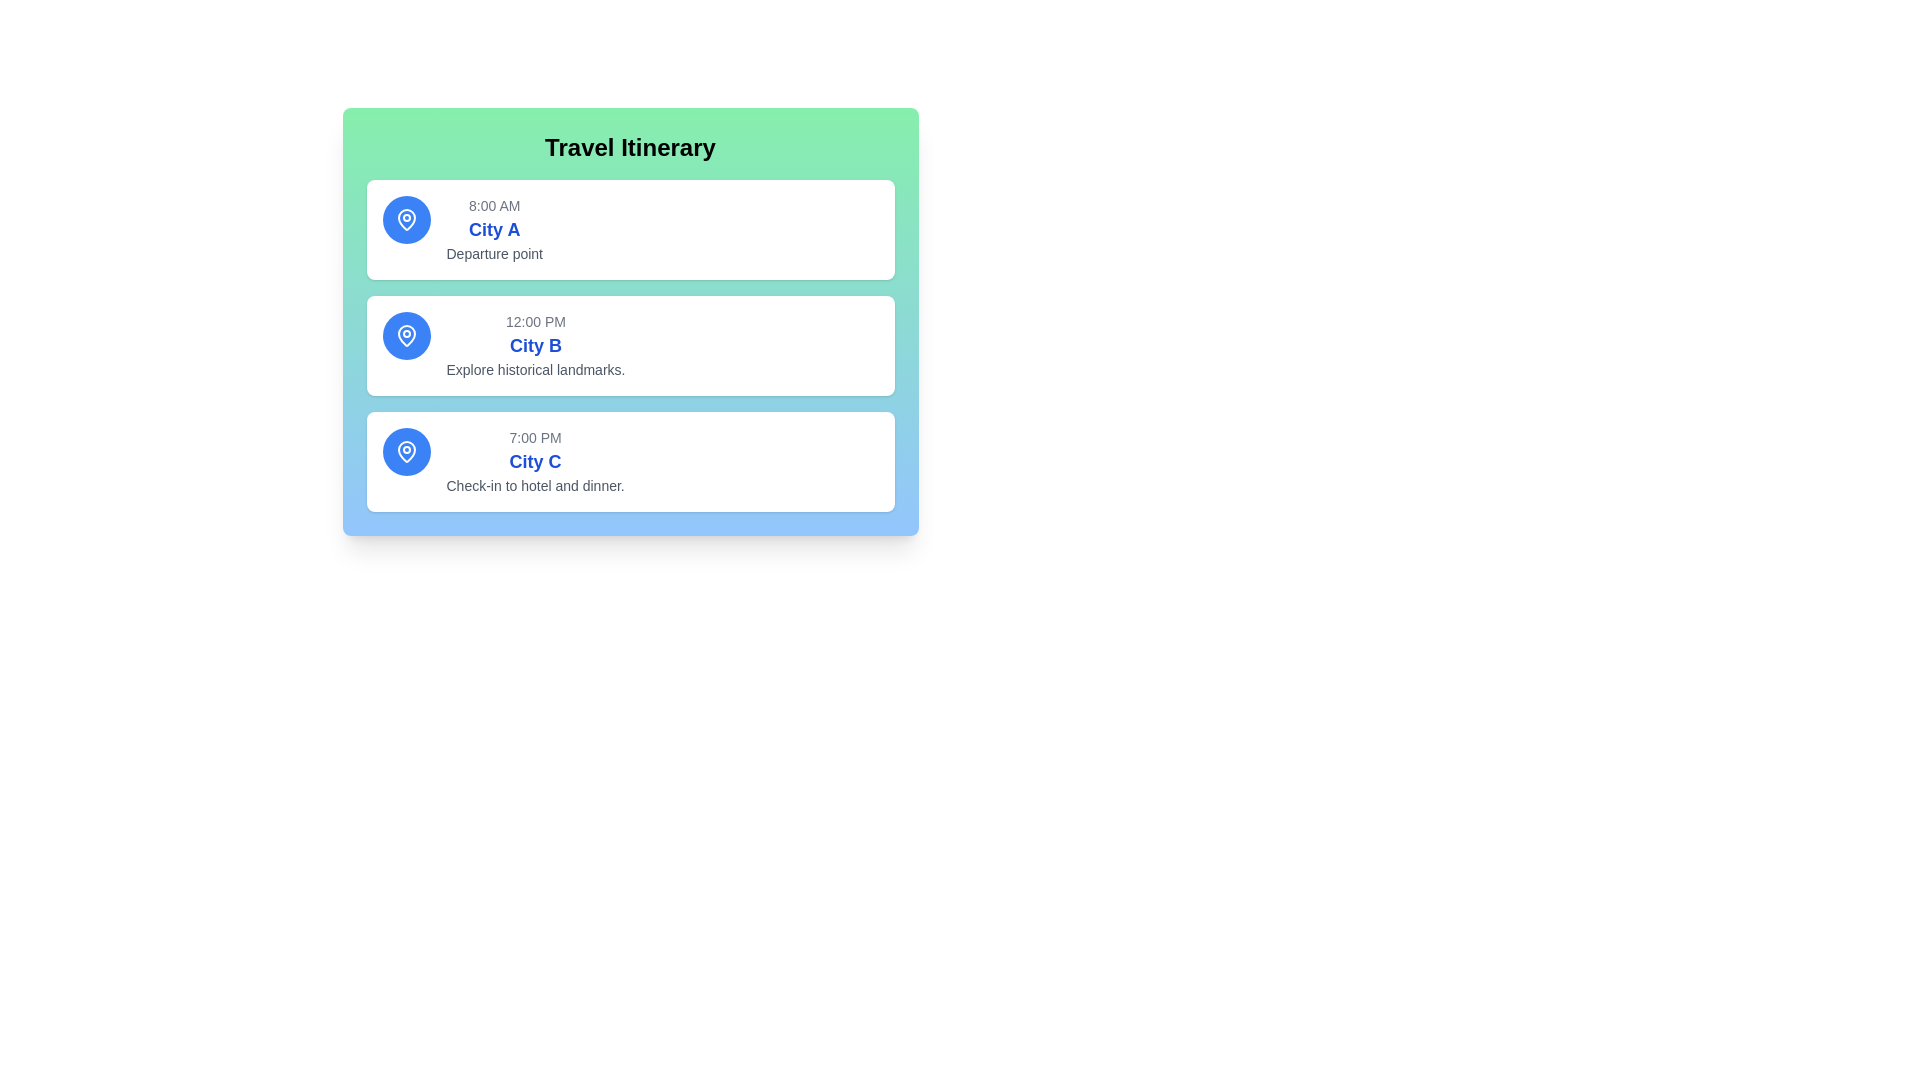 Image resolution: width=1920 pixels, height=1080 pixels. What do you see at coordinates (536, 370) in the screenshot?
I see `the text element that provides a description related to the 'City B' itinerary, positioned below 'City B'` at bounding box center [536, 370].